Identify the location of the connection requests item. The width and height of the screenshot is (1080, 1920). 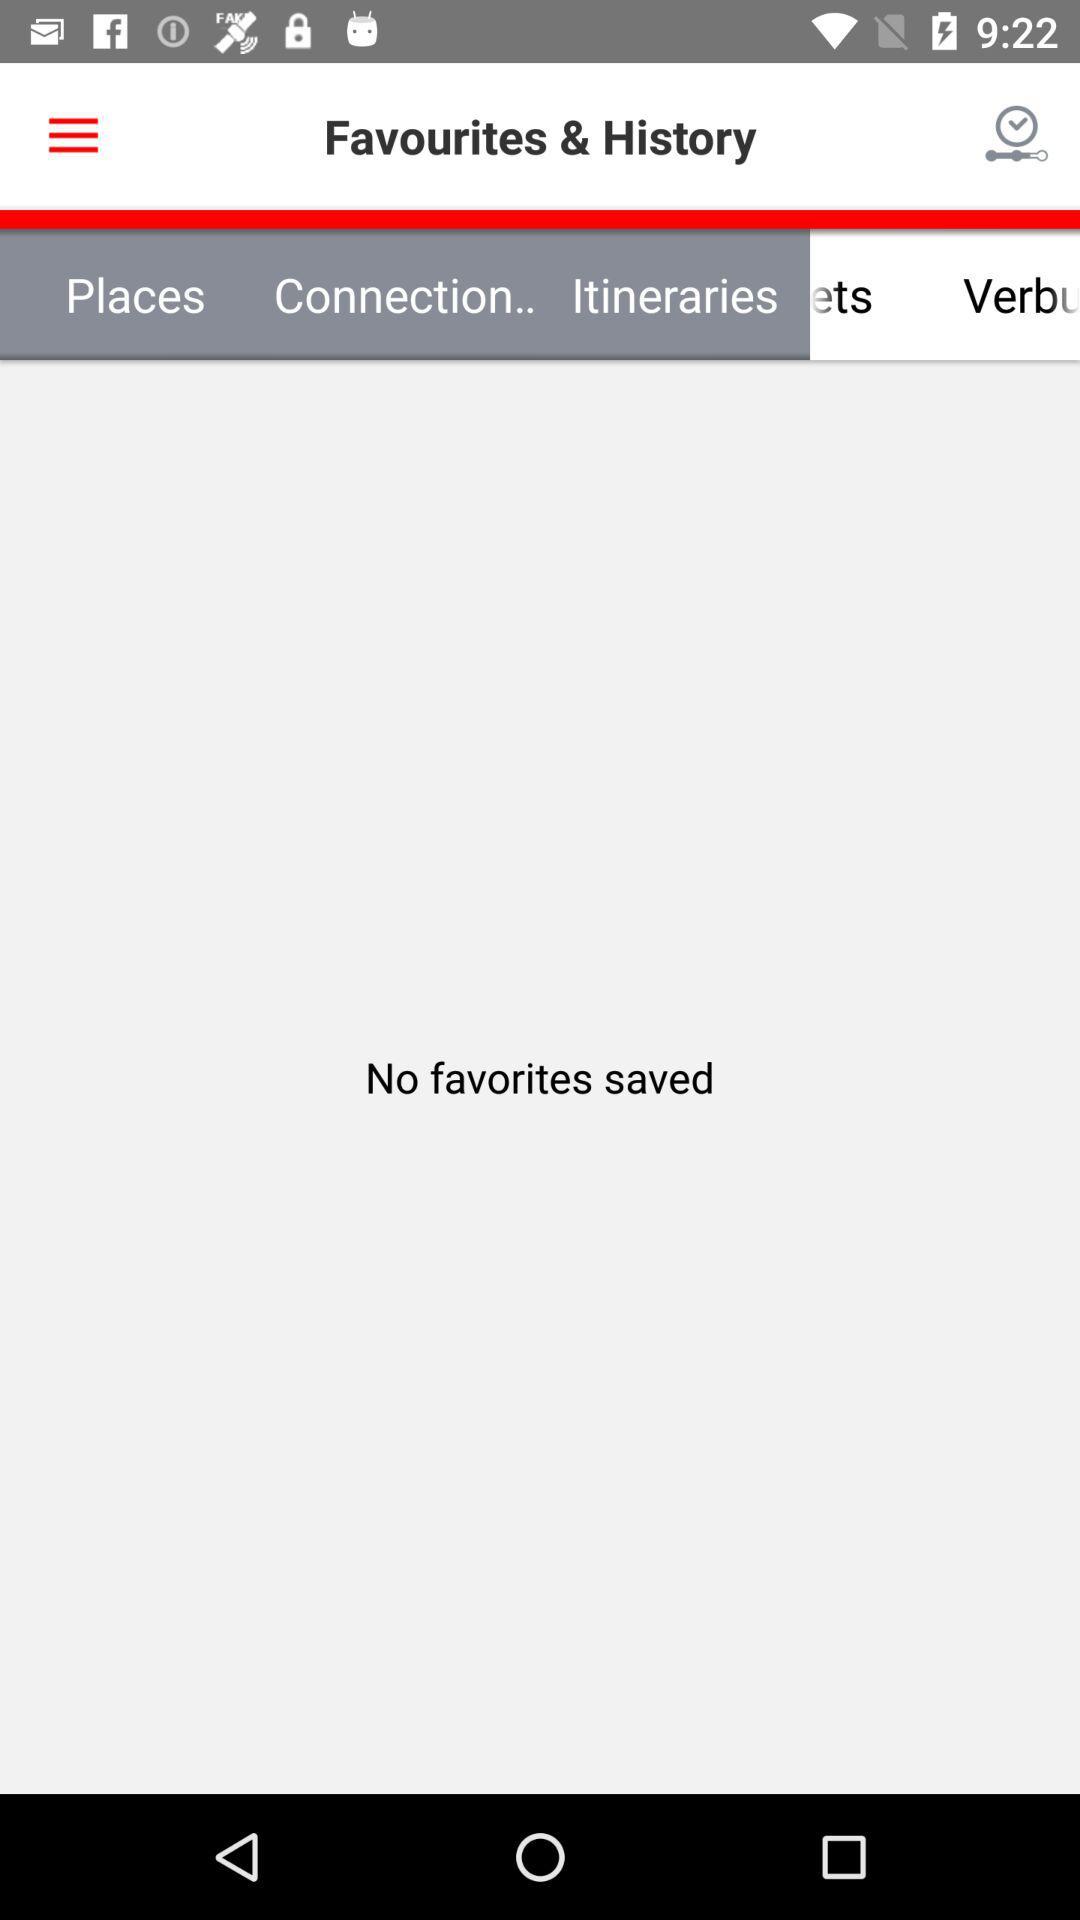
(405, 293).